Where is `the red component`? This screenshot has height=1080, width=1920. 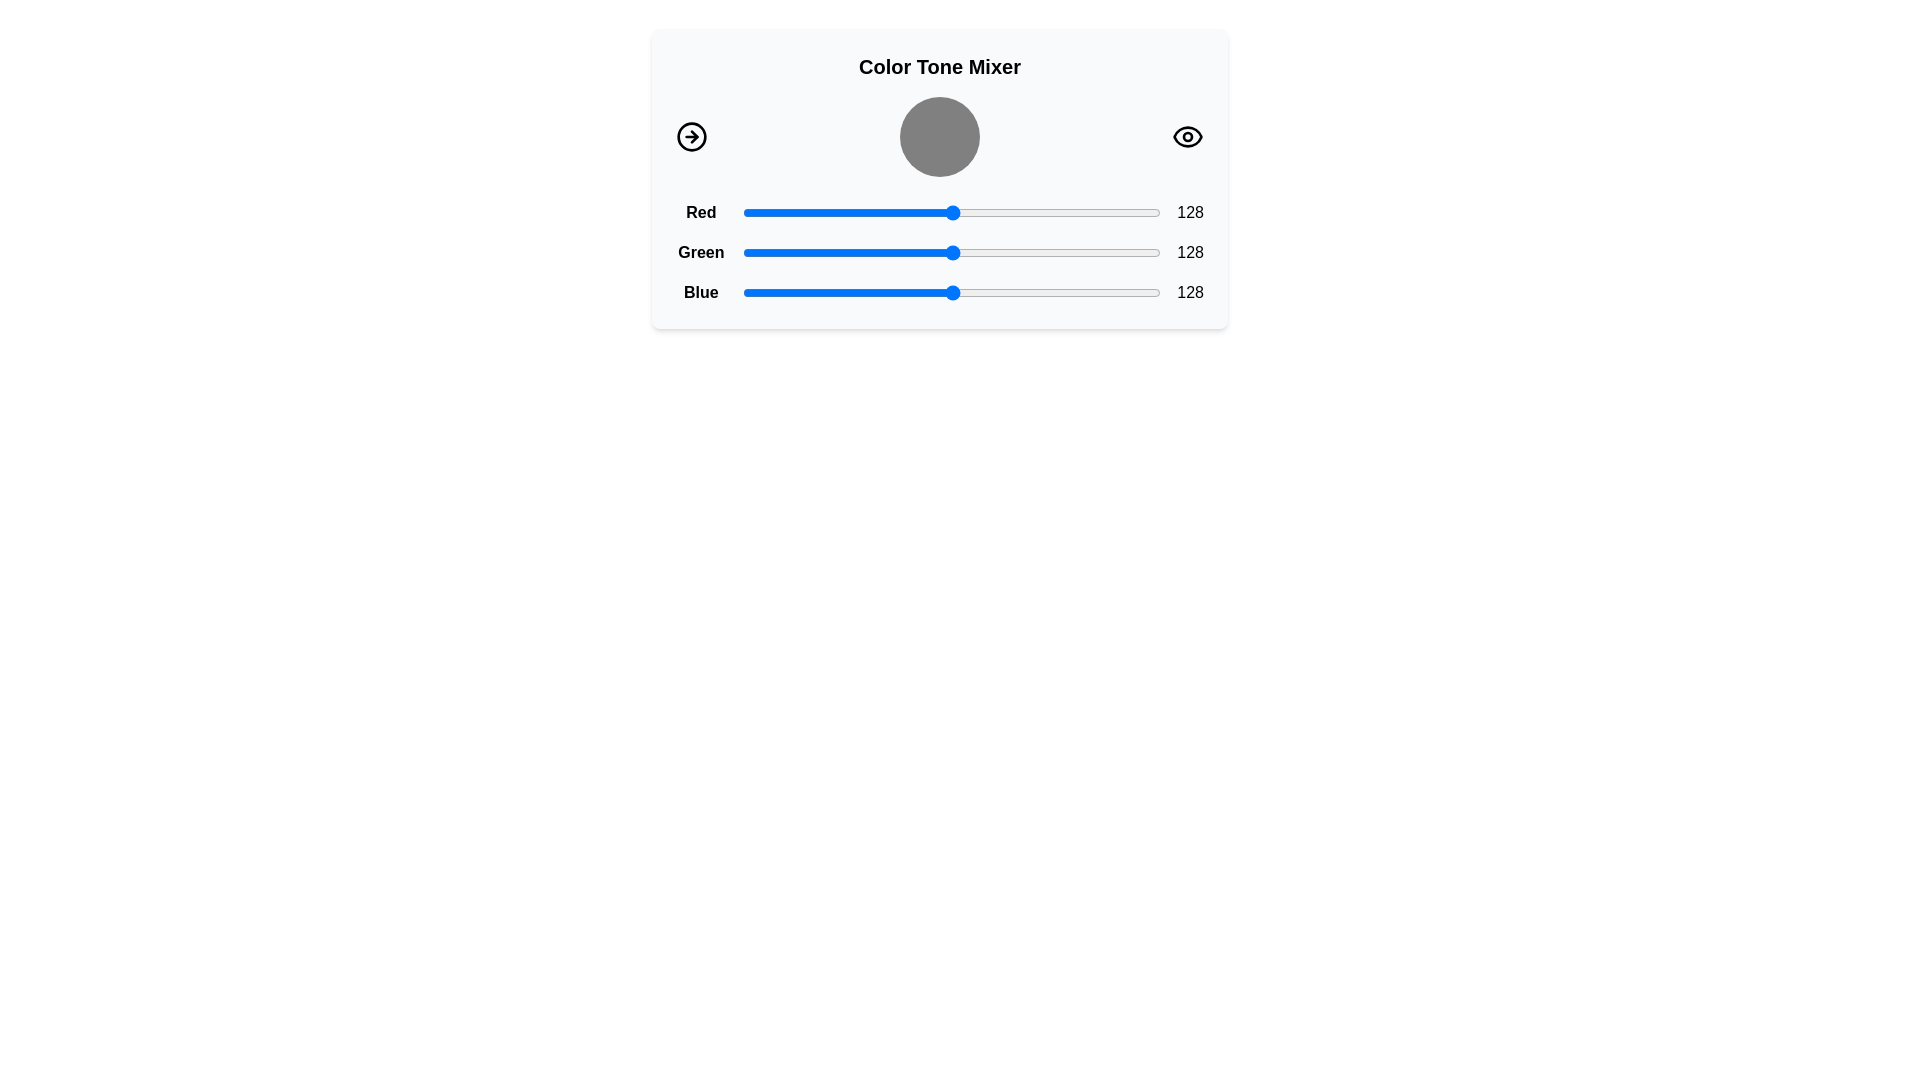
the red component is located at coordinates (1011, 212).